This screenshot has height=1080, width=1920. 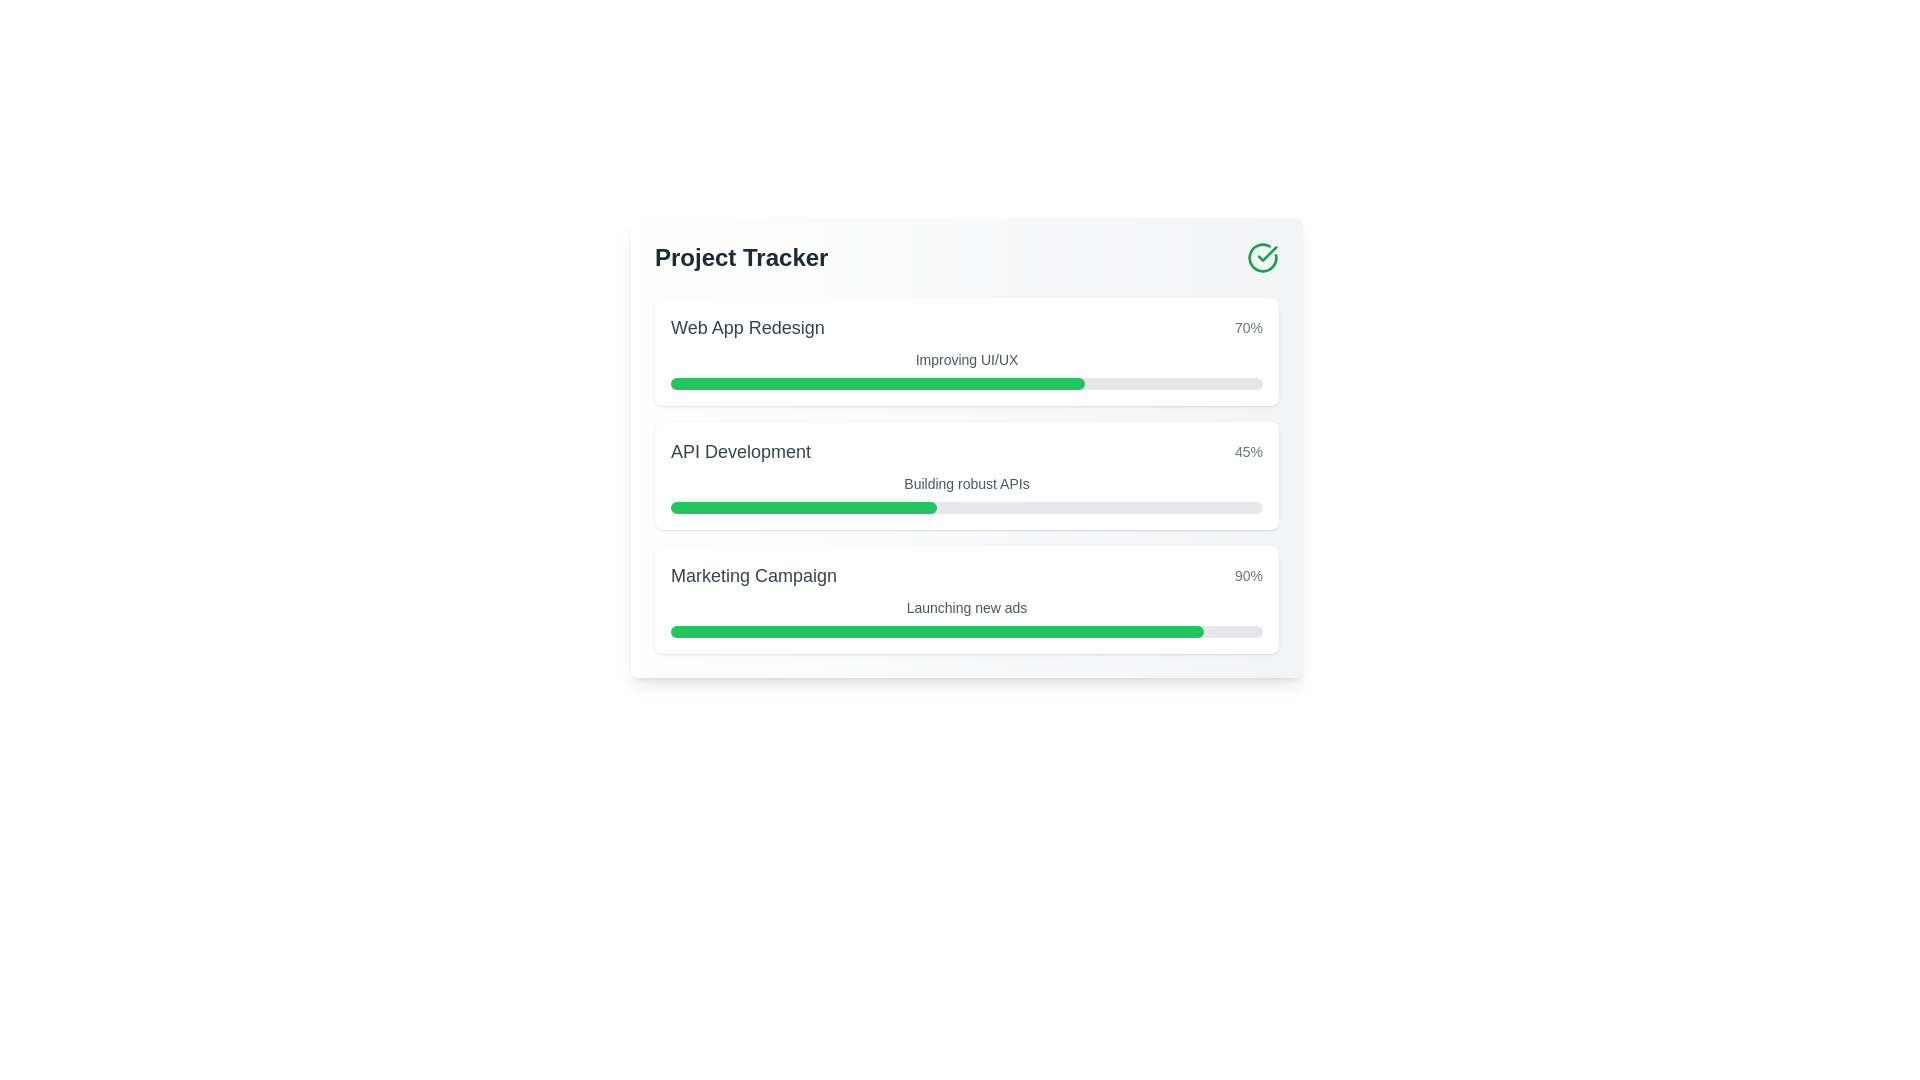 I want to click on the green progress bar segment indicating 70% completion in the first progress bar under 'Web App Redesign' in the 'Project Tracker' card, so click(x=878, y=384).